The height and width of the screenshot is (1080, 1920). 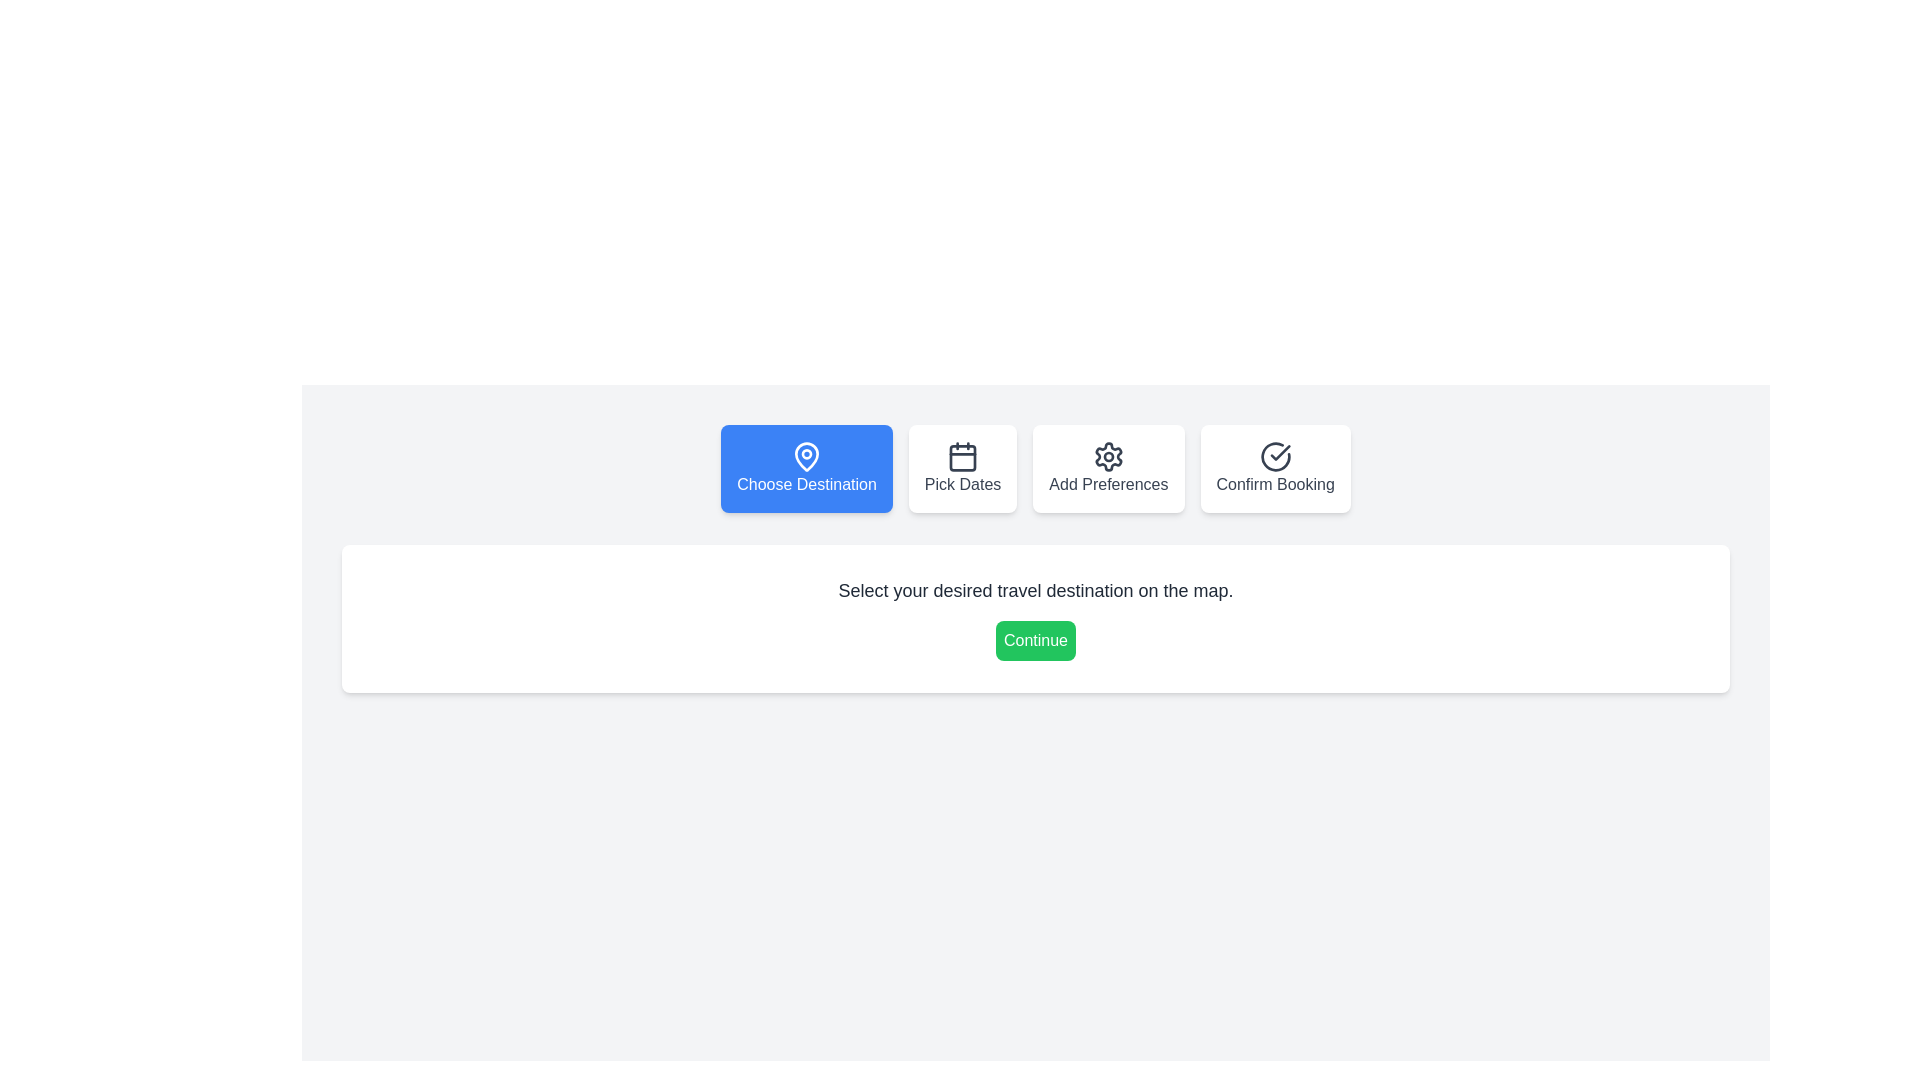 What do you see at coordinates (963, 469) in the screenshot?
I see `the step navigation button for Pick Dates` at bounding box center [963, 469].